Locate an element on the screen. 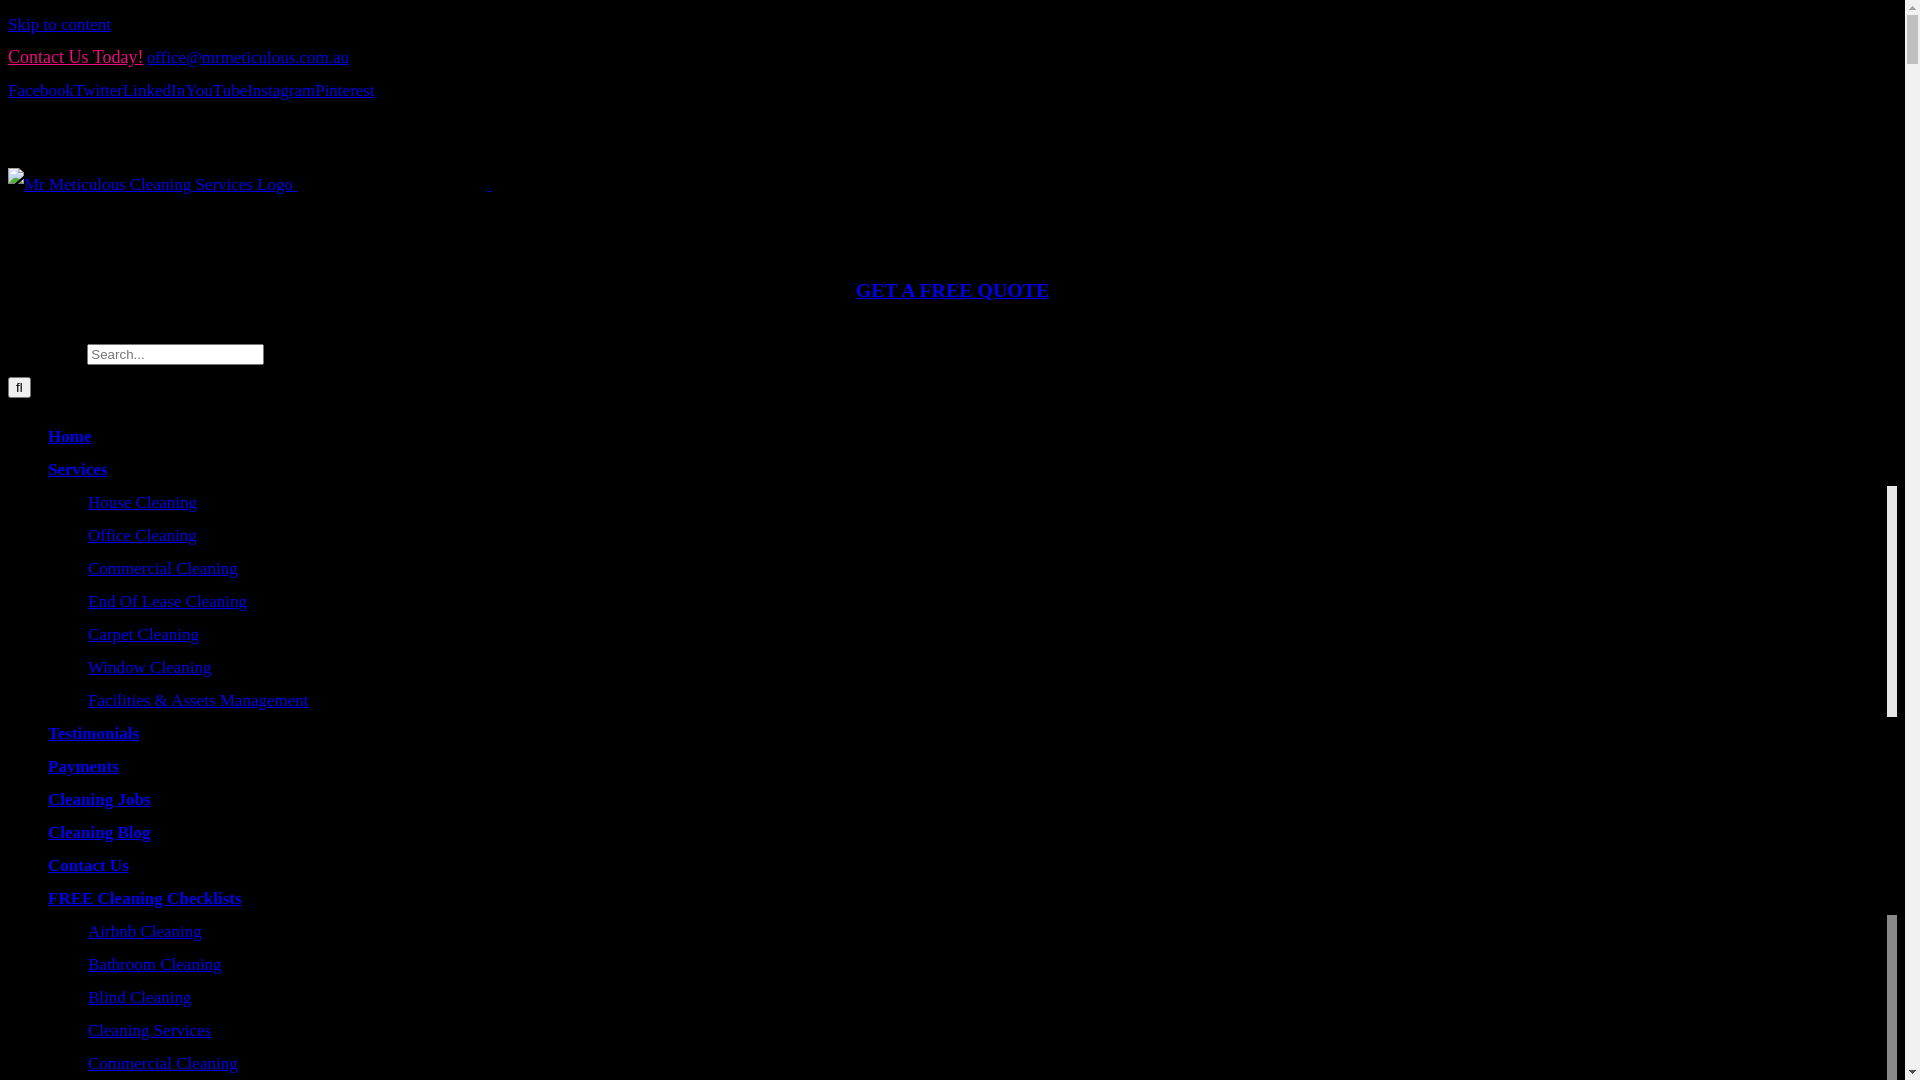  'Pinterest' is located at coordinates (345, 90).